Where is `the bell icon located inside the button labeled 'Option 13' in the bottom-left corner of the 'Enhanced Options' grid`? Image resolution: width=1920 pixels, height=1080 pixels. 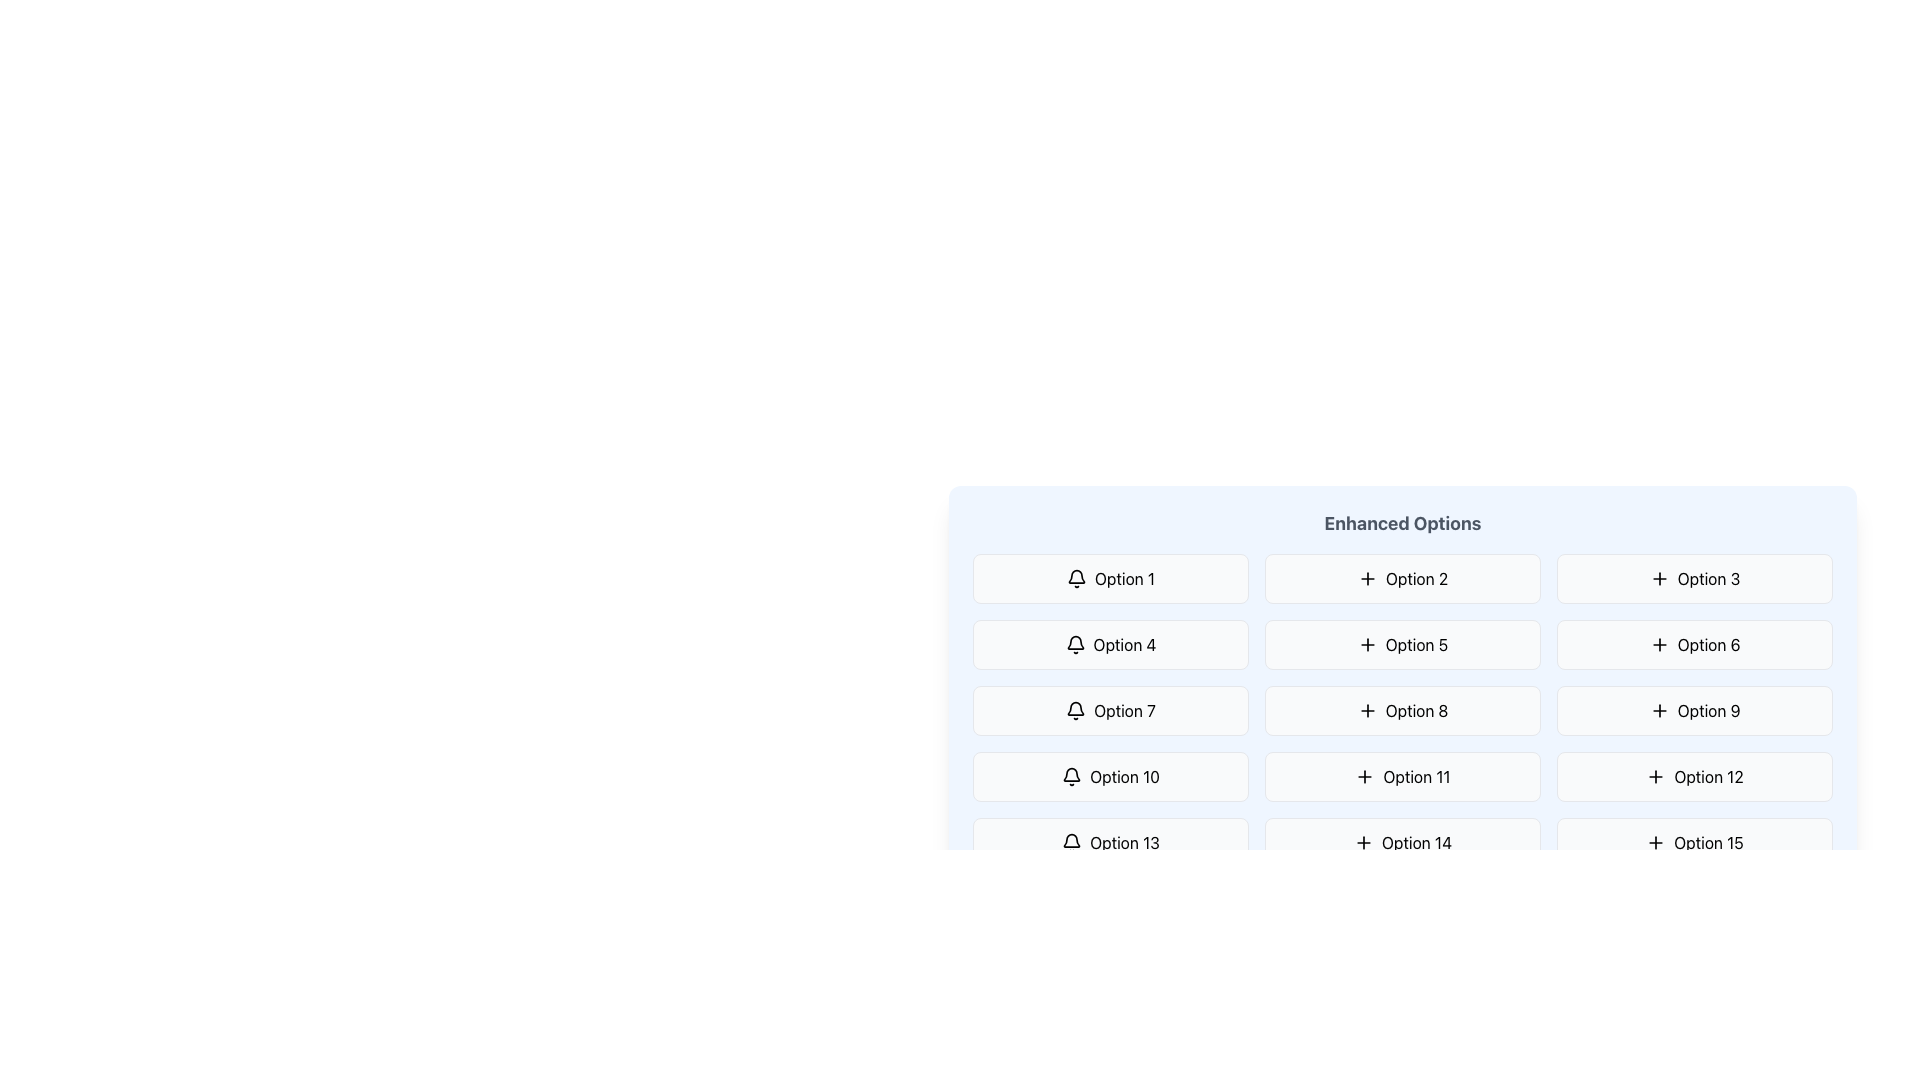 the bell icon located inside the button labeled 'Option 13' in the bottom-left corner of the 'Enhanced Options' grid is located at coordinates (1071, 843).